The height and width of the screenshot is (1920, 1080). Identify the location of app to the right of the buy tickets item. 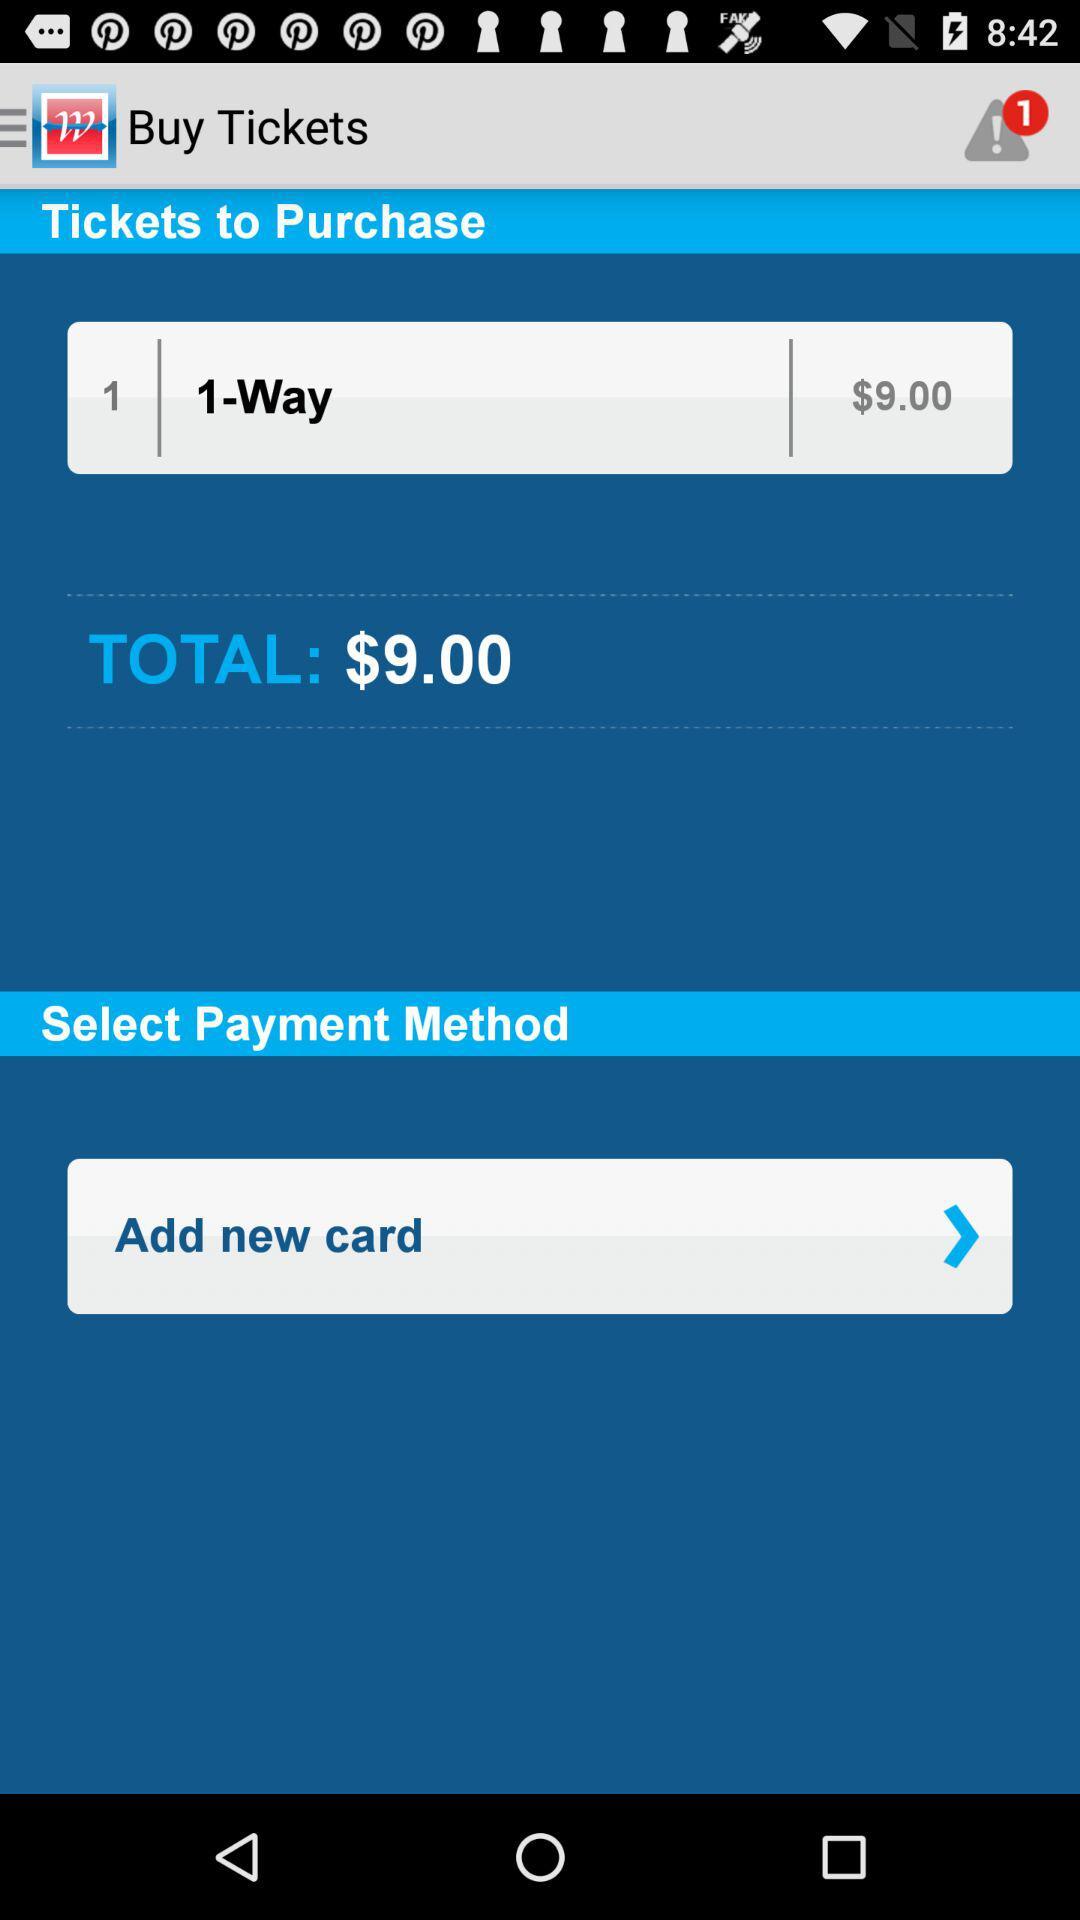
(1006, 124).